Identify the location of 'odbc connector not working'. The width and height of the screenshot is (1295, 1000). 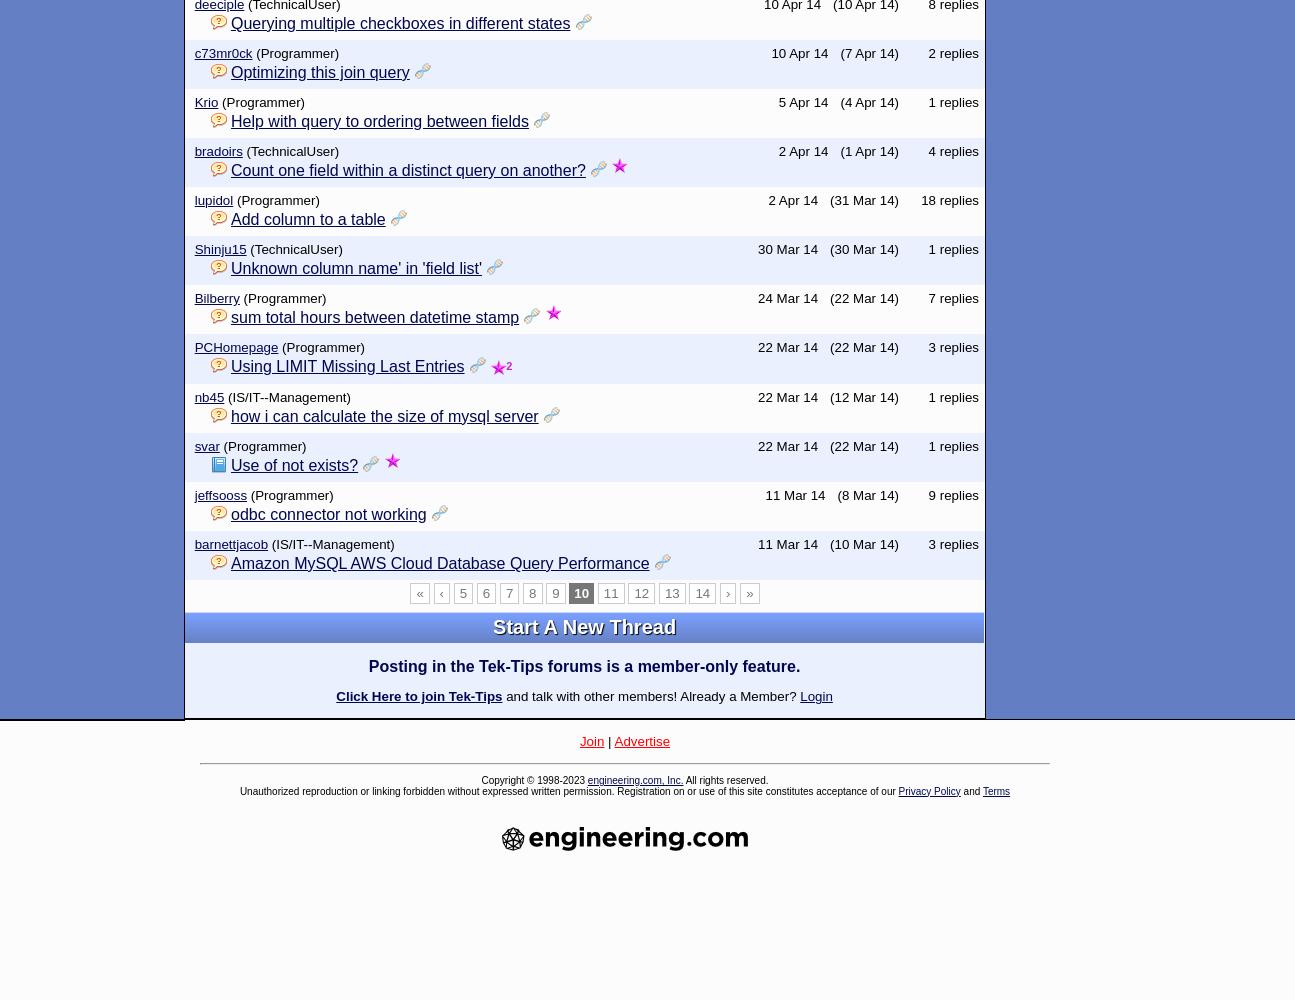
(328, 513).